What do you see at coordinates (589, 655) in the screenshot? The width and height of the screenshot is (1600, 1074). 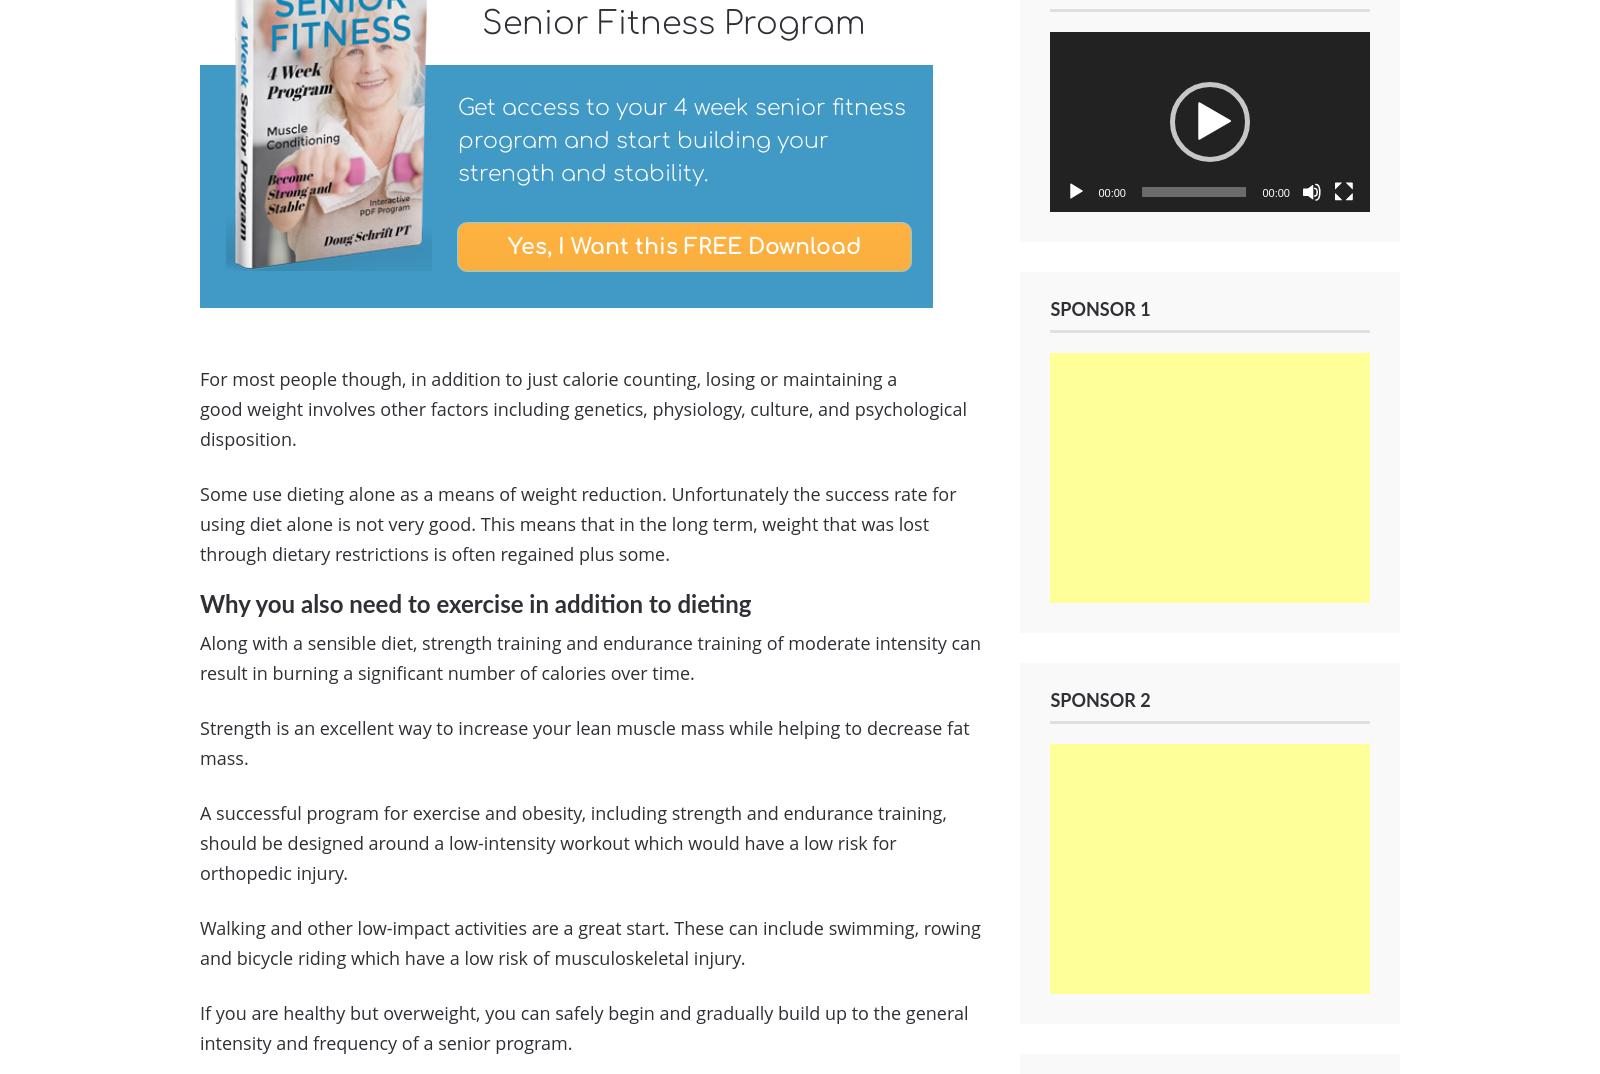 I see `'Along with a sensible diet, strength training and endurance training of moderate intensity can result in burning a significant number of calories over time.'` at bounding box center [589, 655].